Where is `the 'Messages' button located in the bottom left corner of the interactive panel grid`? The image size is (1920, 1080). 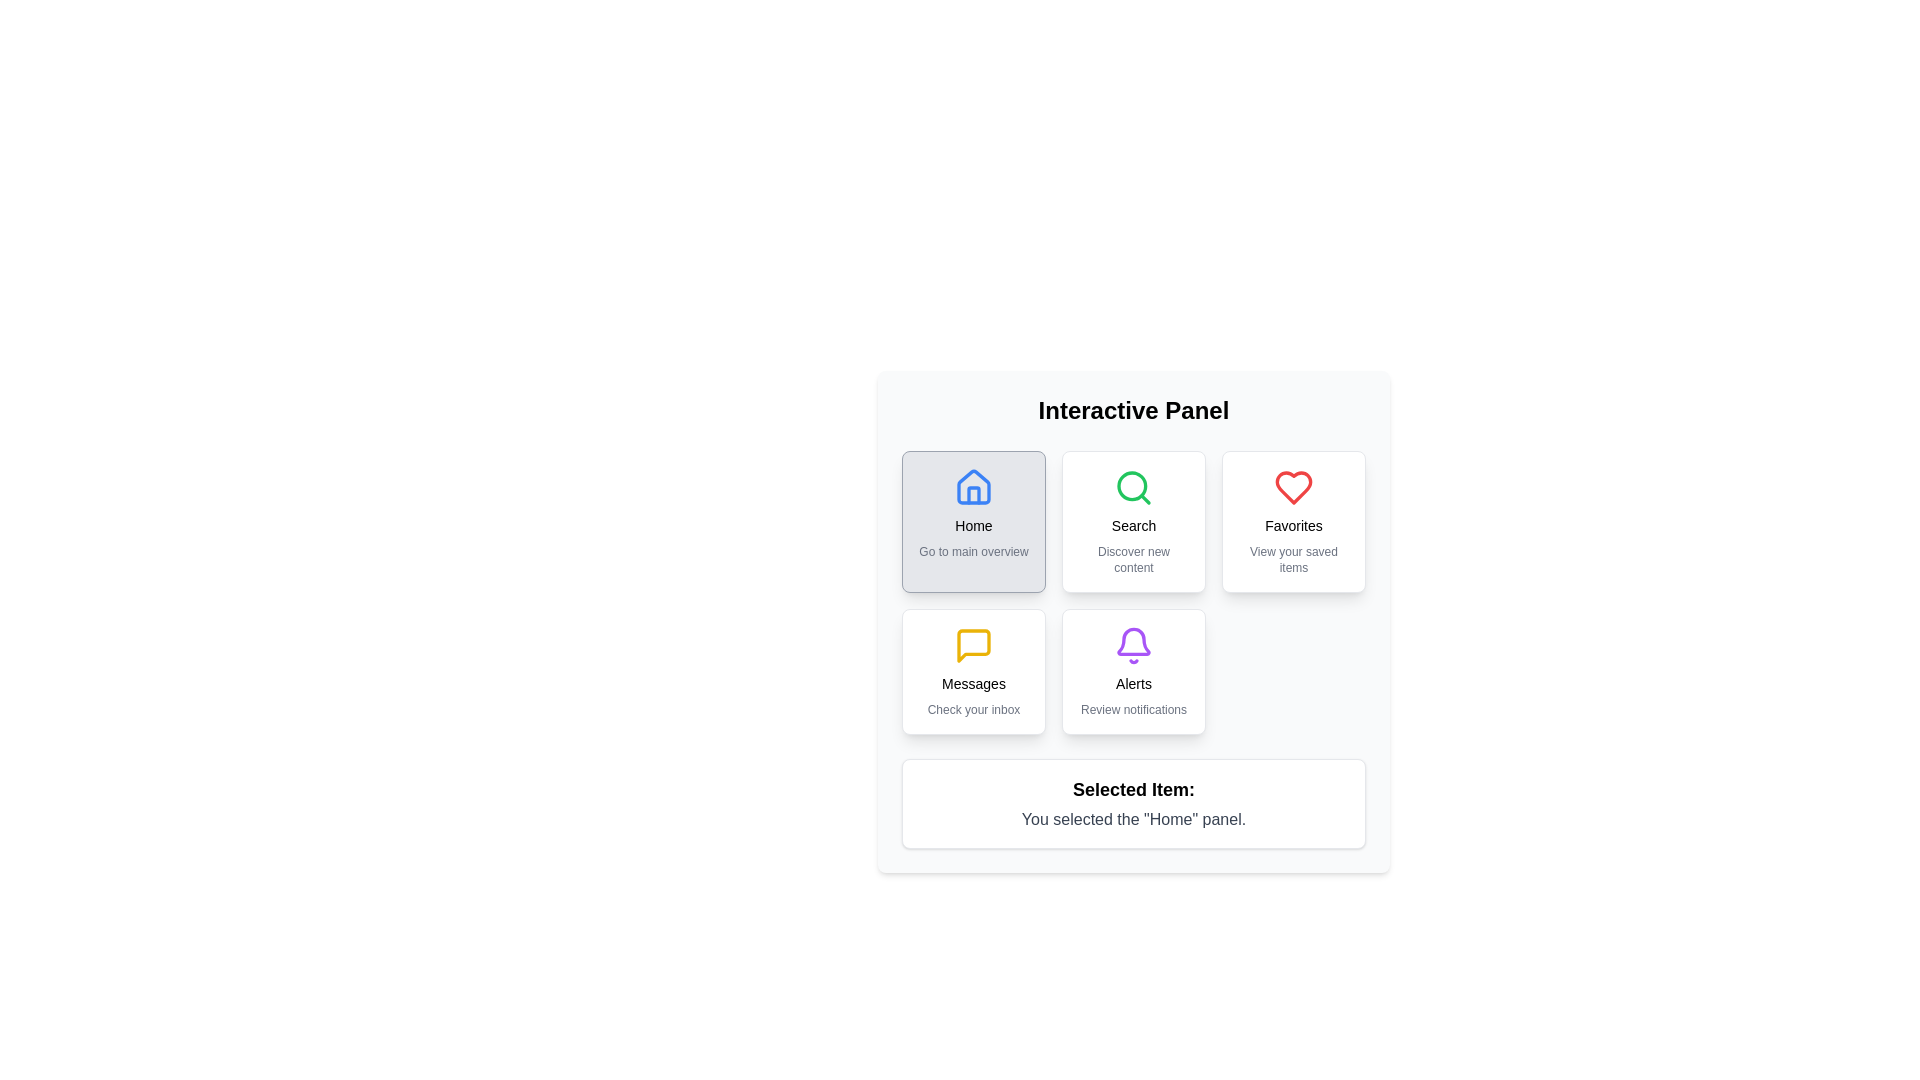
the 'Messages' button located in the bottom left corner of the interactive panel grid is located at coordinates (974, 671).